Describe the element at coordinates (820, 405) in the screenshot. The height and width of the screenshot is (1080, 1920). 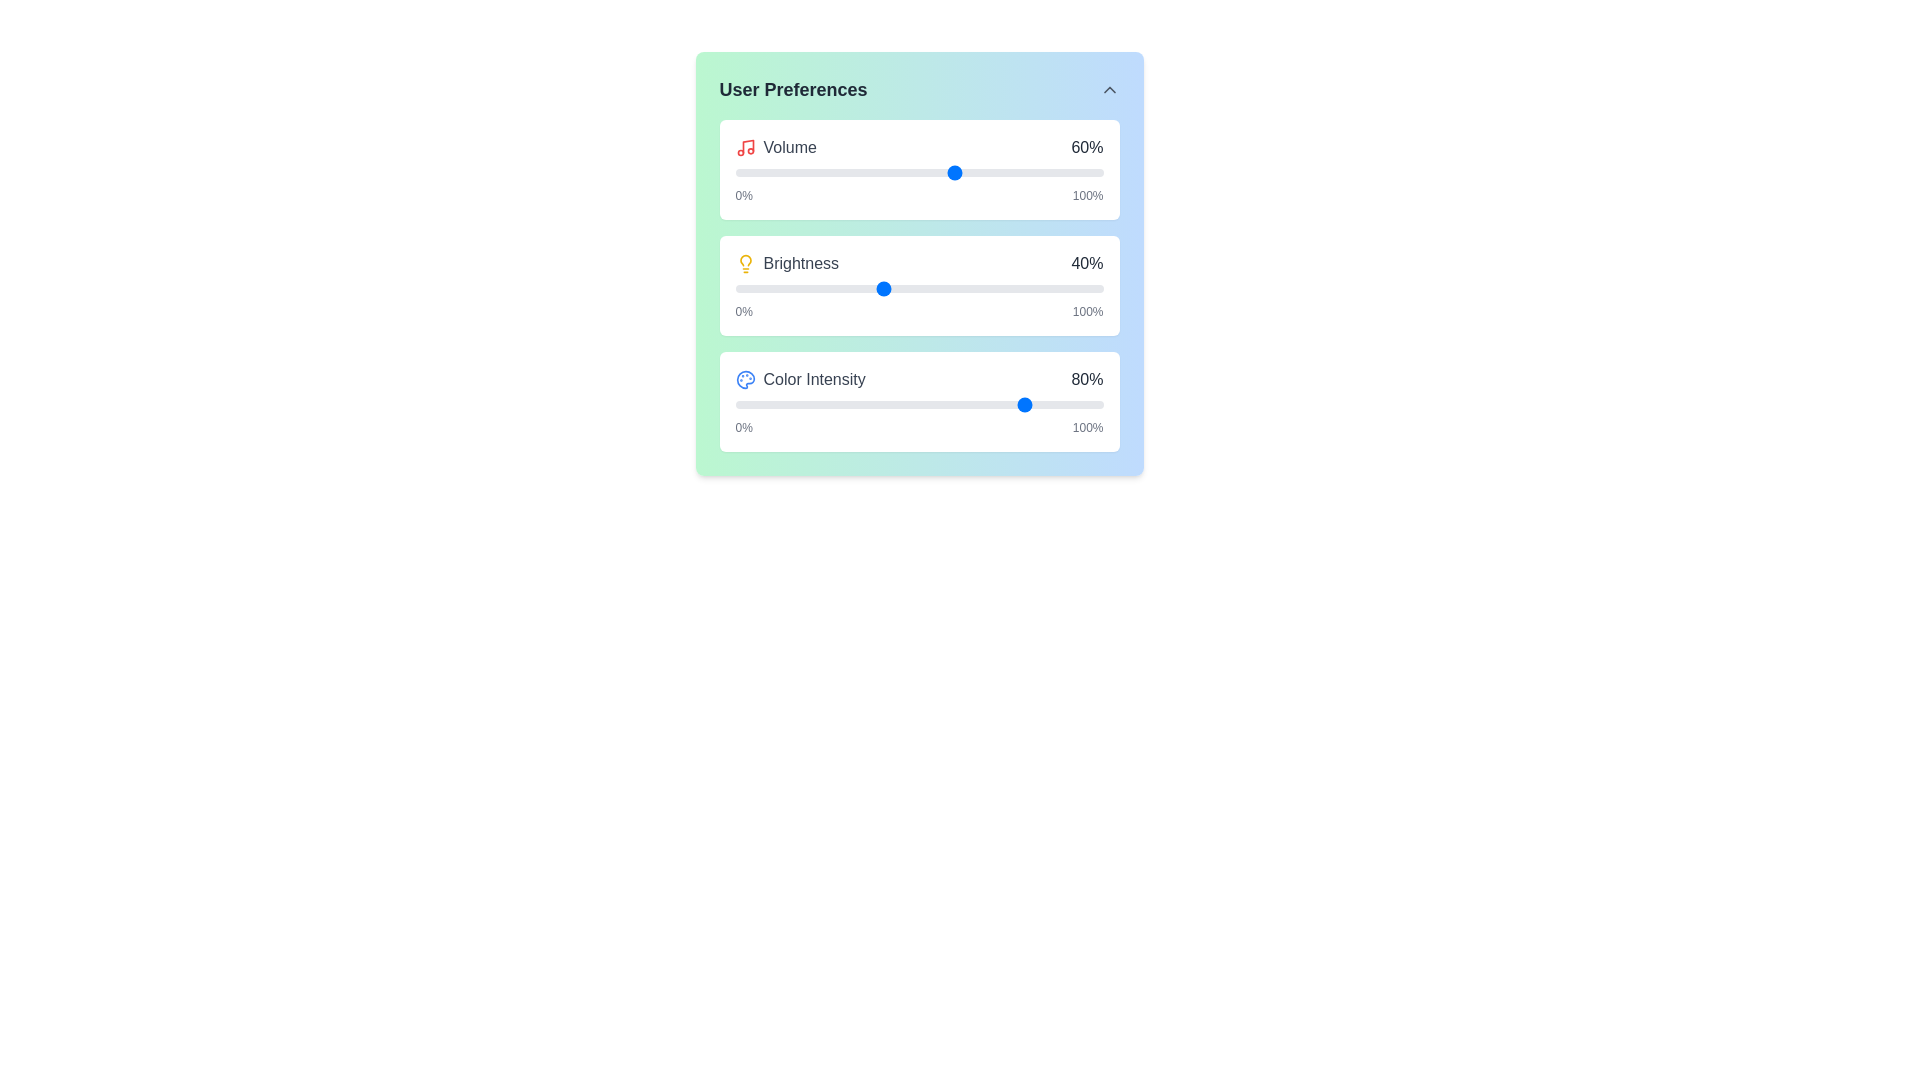
I see `the Color Intensity` at that location.